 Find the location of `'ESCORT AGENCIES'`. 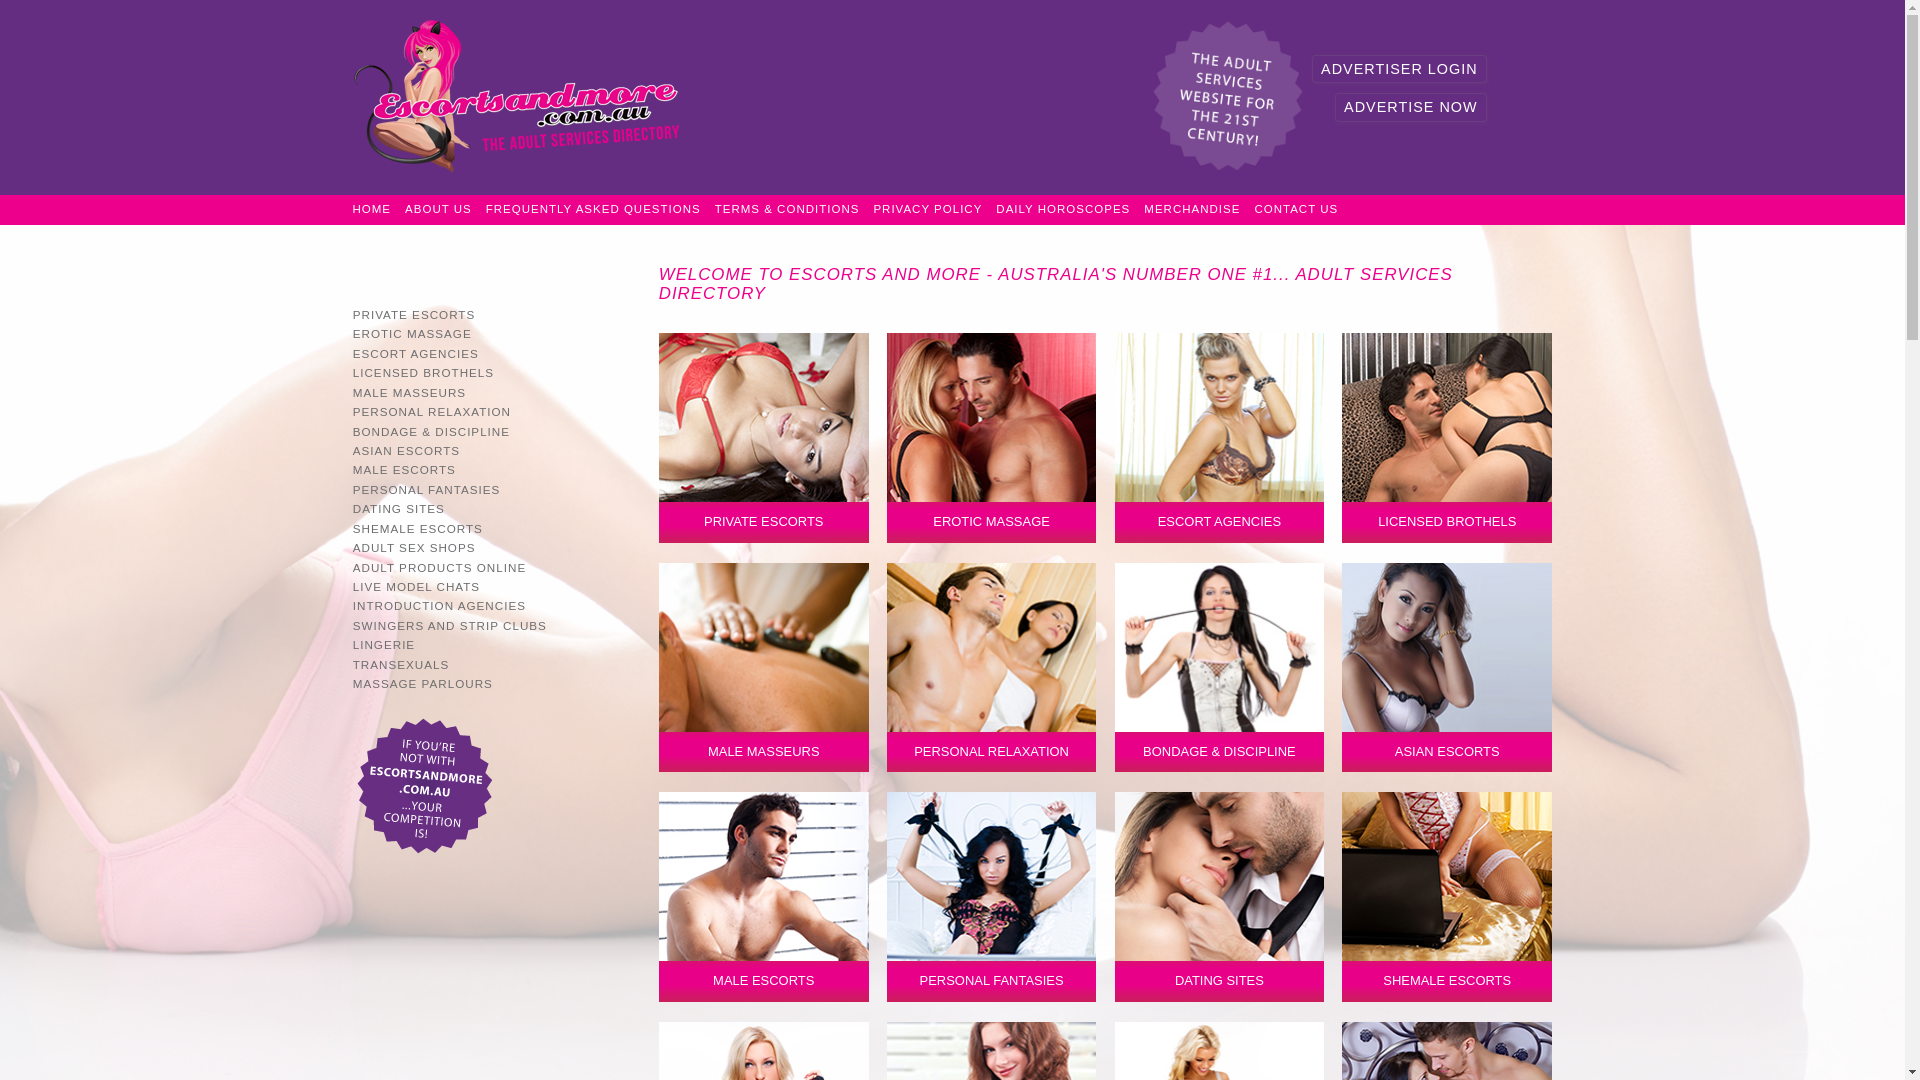

'ESCORT AGENCIES' is located at coordinates (1113, 437).